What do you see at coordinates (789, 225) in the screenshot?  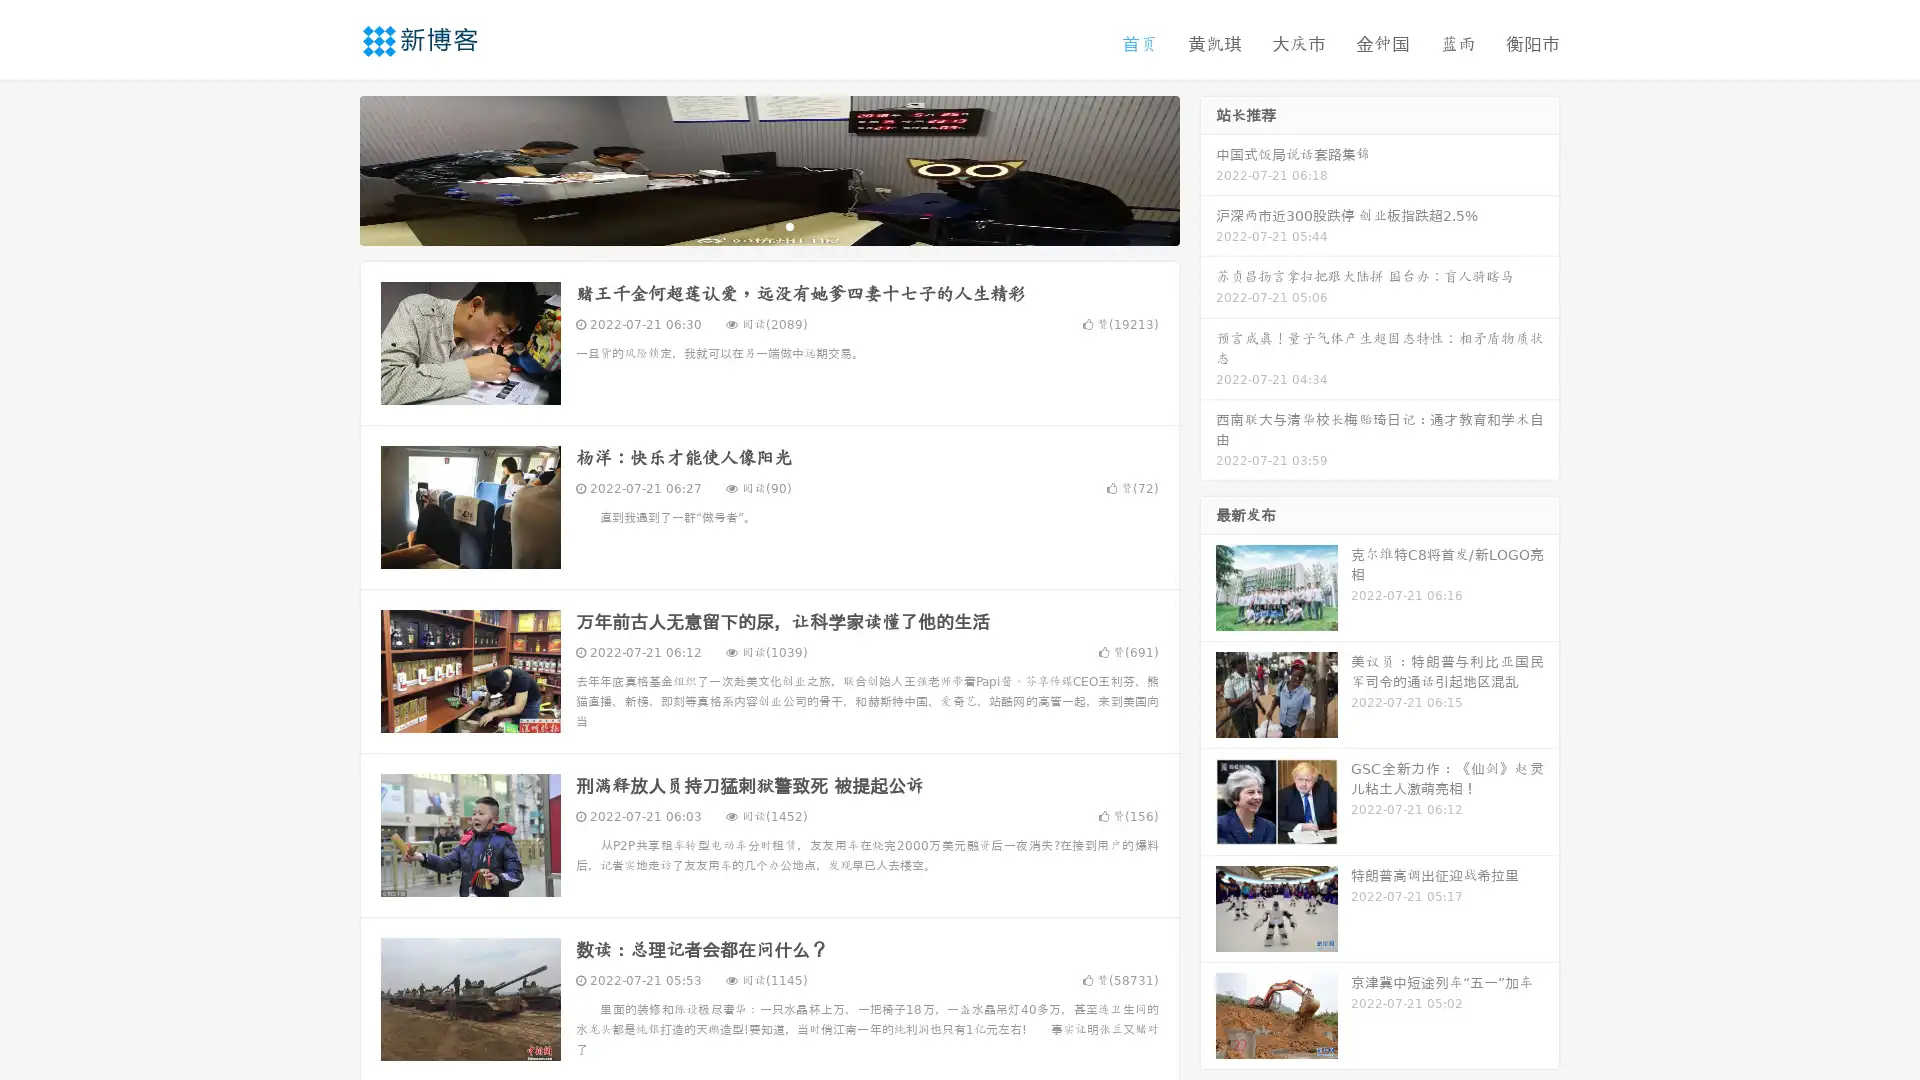 I see `Go to slide 3` at bounding box center [789, 225].